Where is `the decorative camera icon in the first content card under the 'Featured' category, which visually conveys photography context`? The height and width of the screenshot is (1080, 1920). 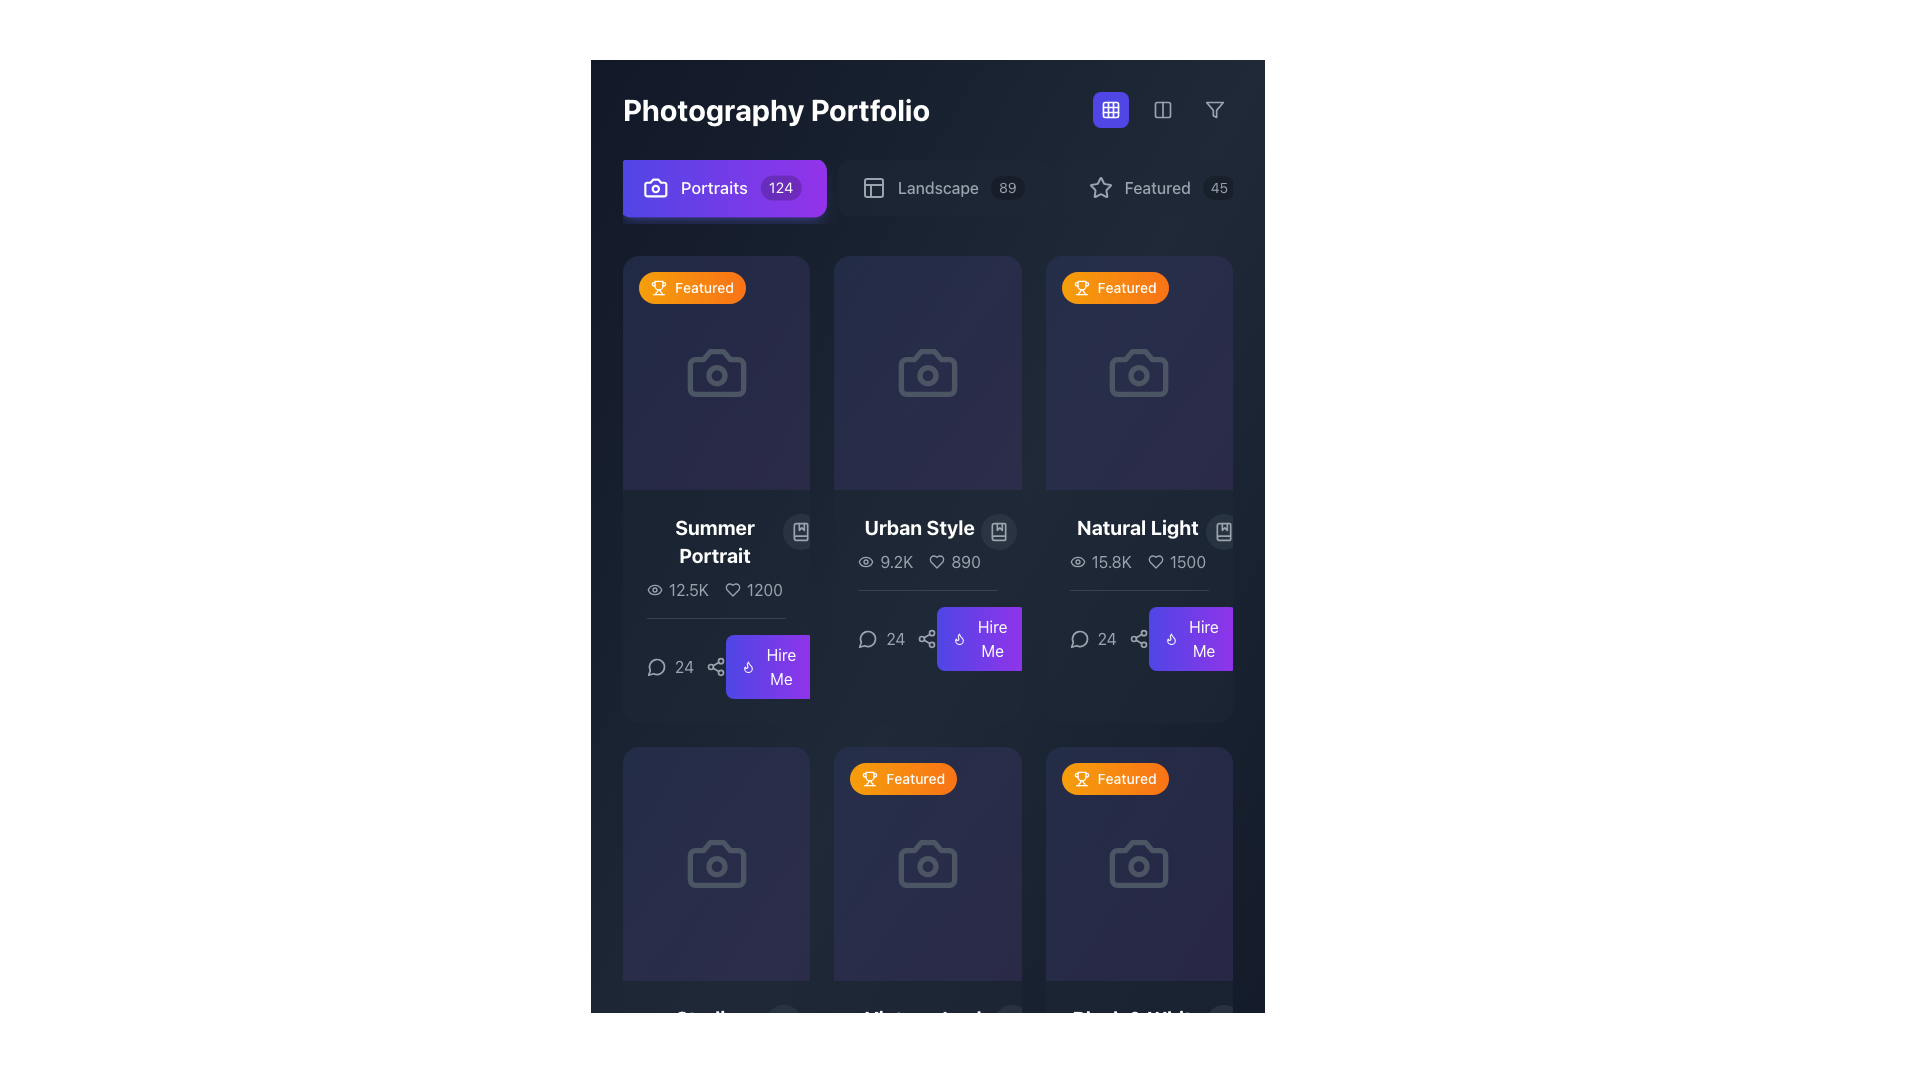 the decorative camera icon in the first content card under the 'Featured' category, which visually conveys photography context is located at coordinates (716, 373).